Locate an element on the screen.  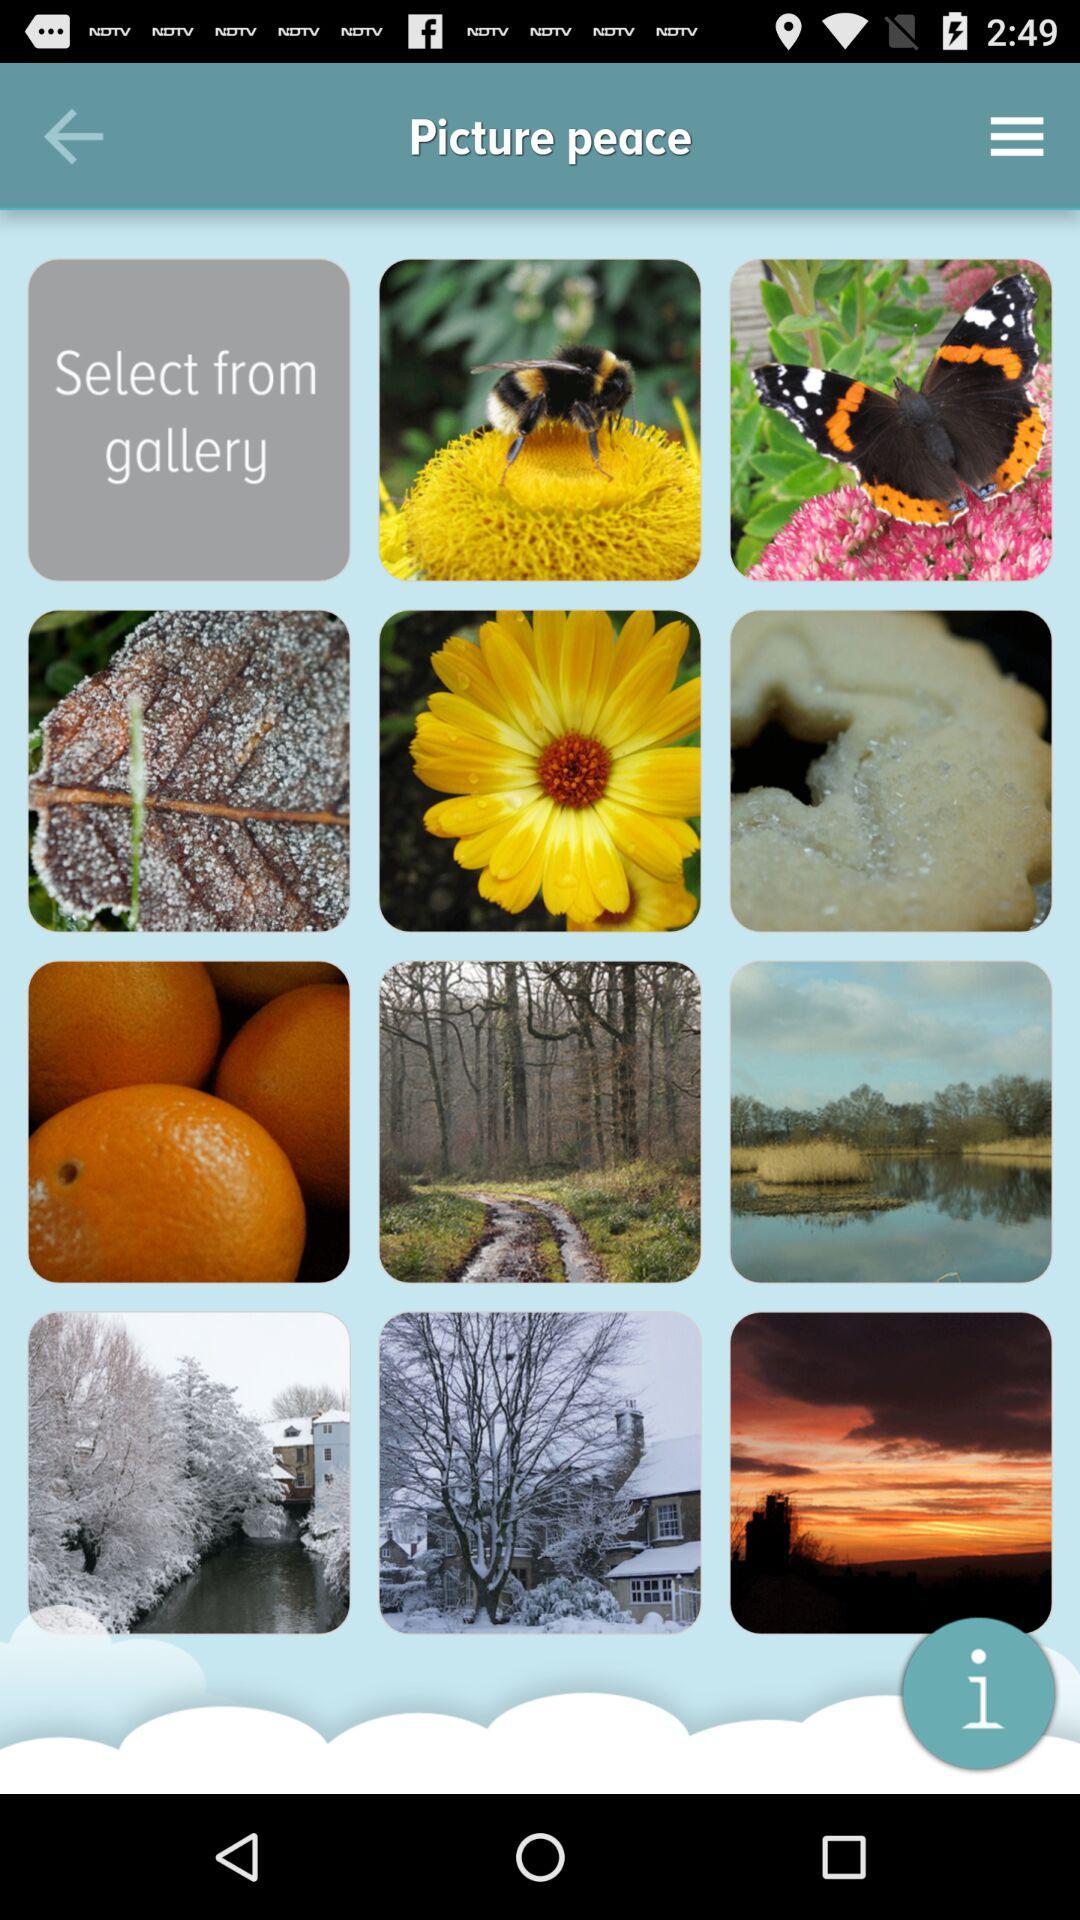
the icon next to picture peace item is located at coordinates (1017, 135).